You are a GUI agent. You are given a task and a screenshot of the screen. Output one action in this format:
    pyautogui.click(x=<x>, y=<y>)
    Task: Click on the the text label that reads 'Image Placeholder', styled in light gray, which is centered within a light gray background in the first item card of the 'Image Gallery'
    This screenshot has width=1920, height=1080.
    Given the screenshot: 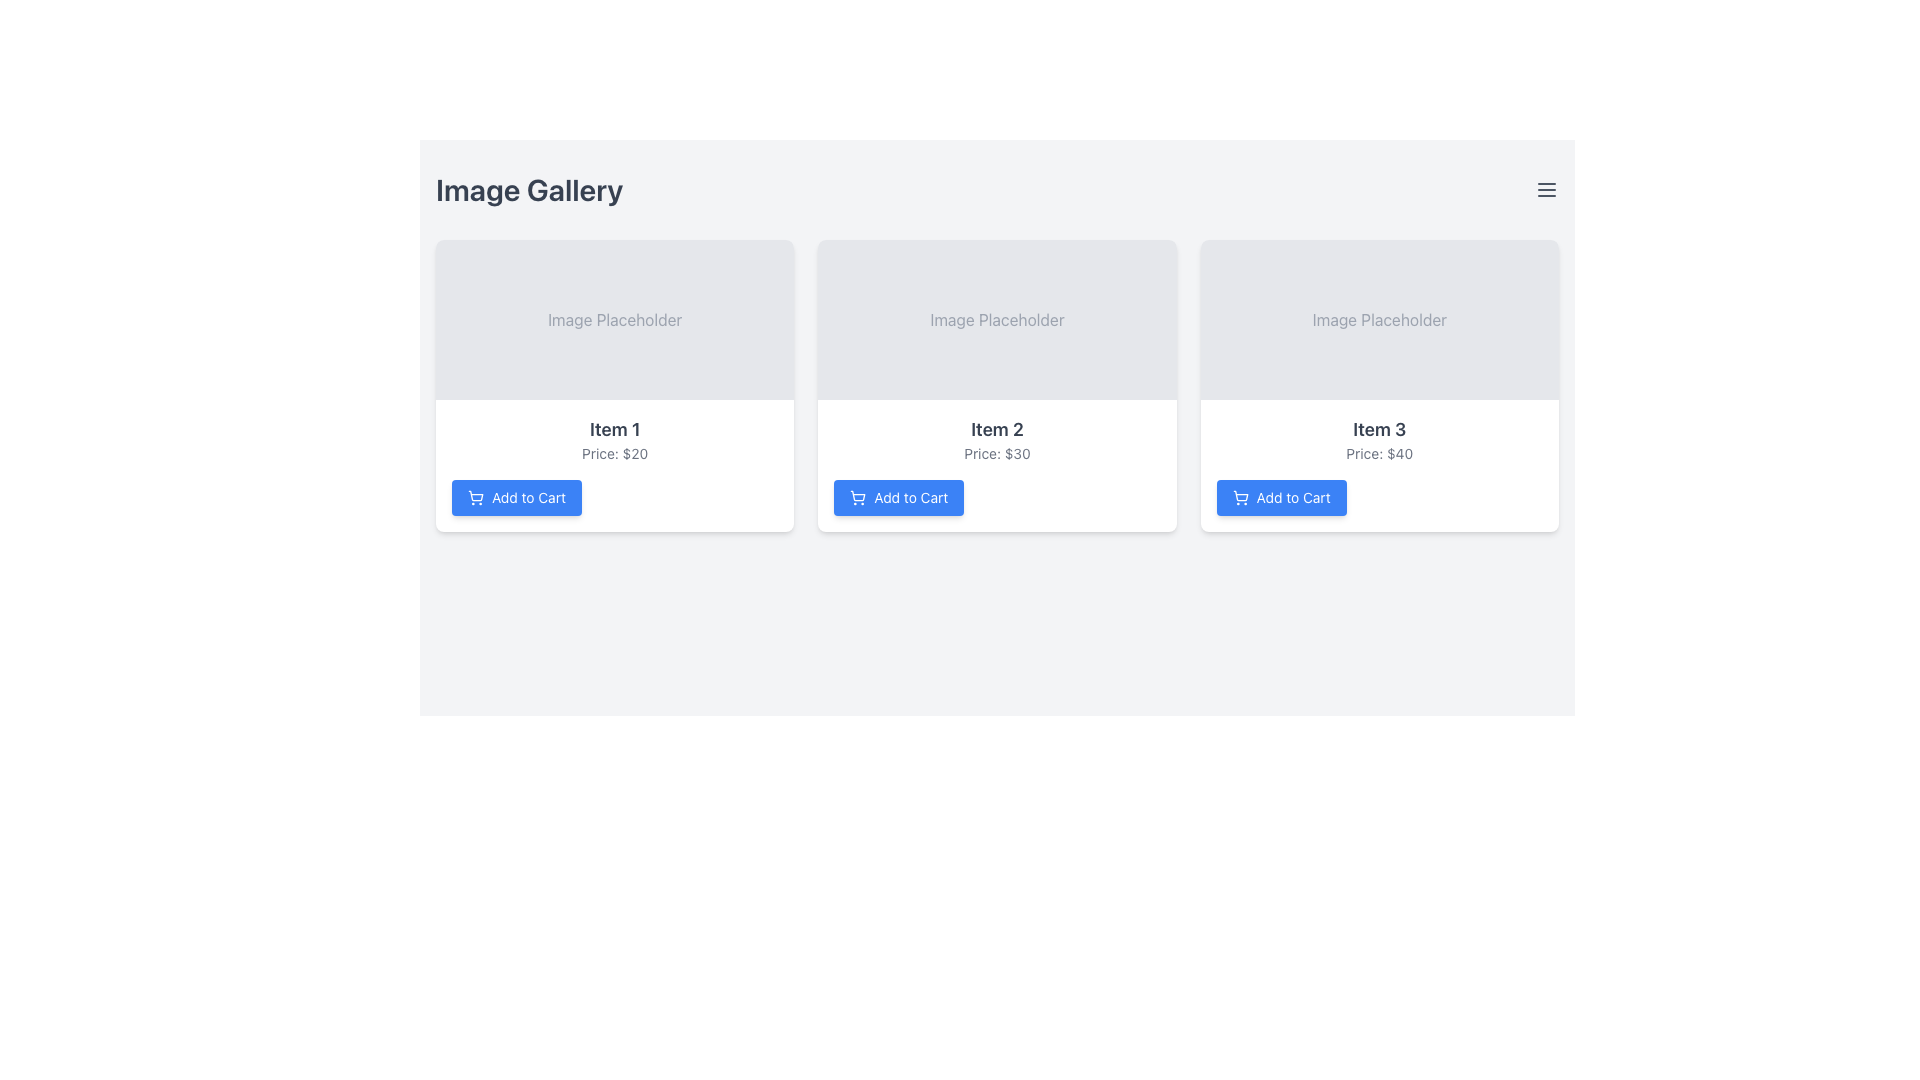 What is the action you would take?
    pyautogui.click(x=614, y=319)
    